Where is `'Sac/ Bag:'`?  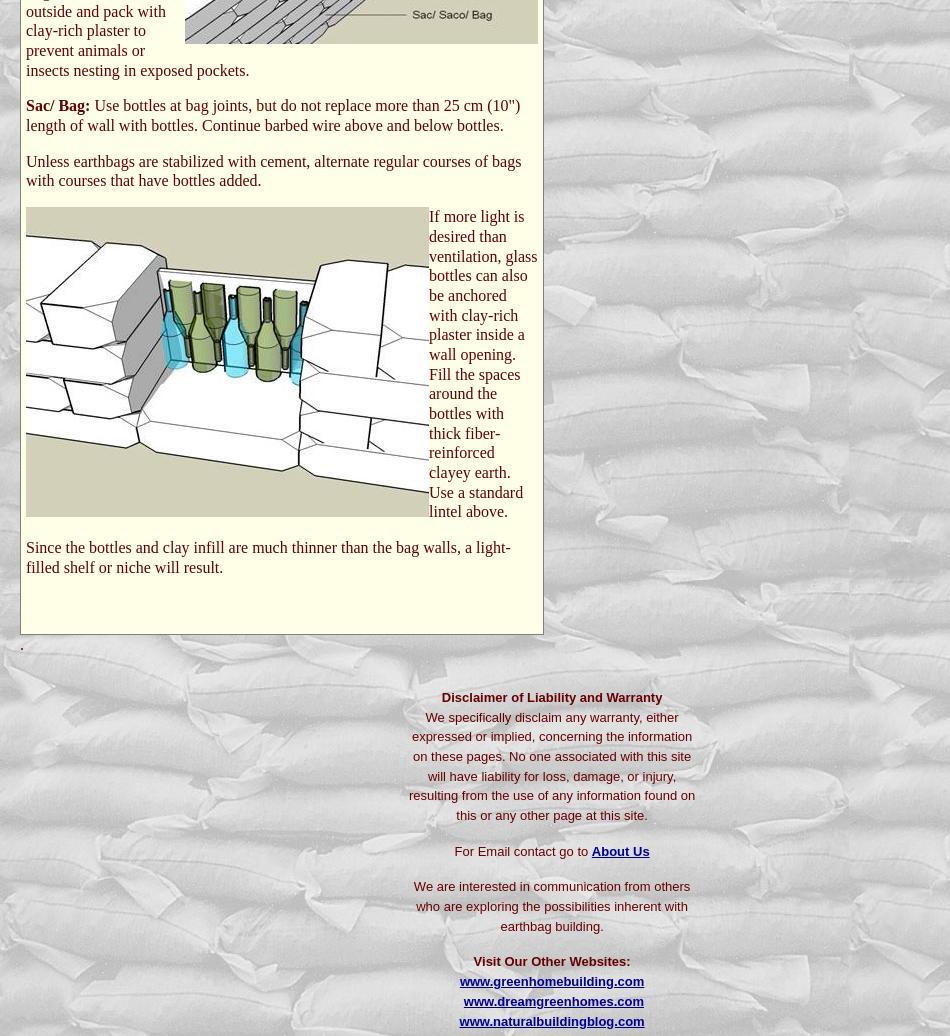 'Sac/ Bag:' is located at coordinates (60, 105).